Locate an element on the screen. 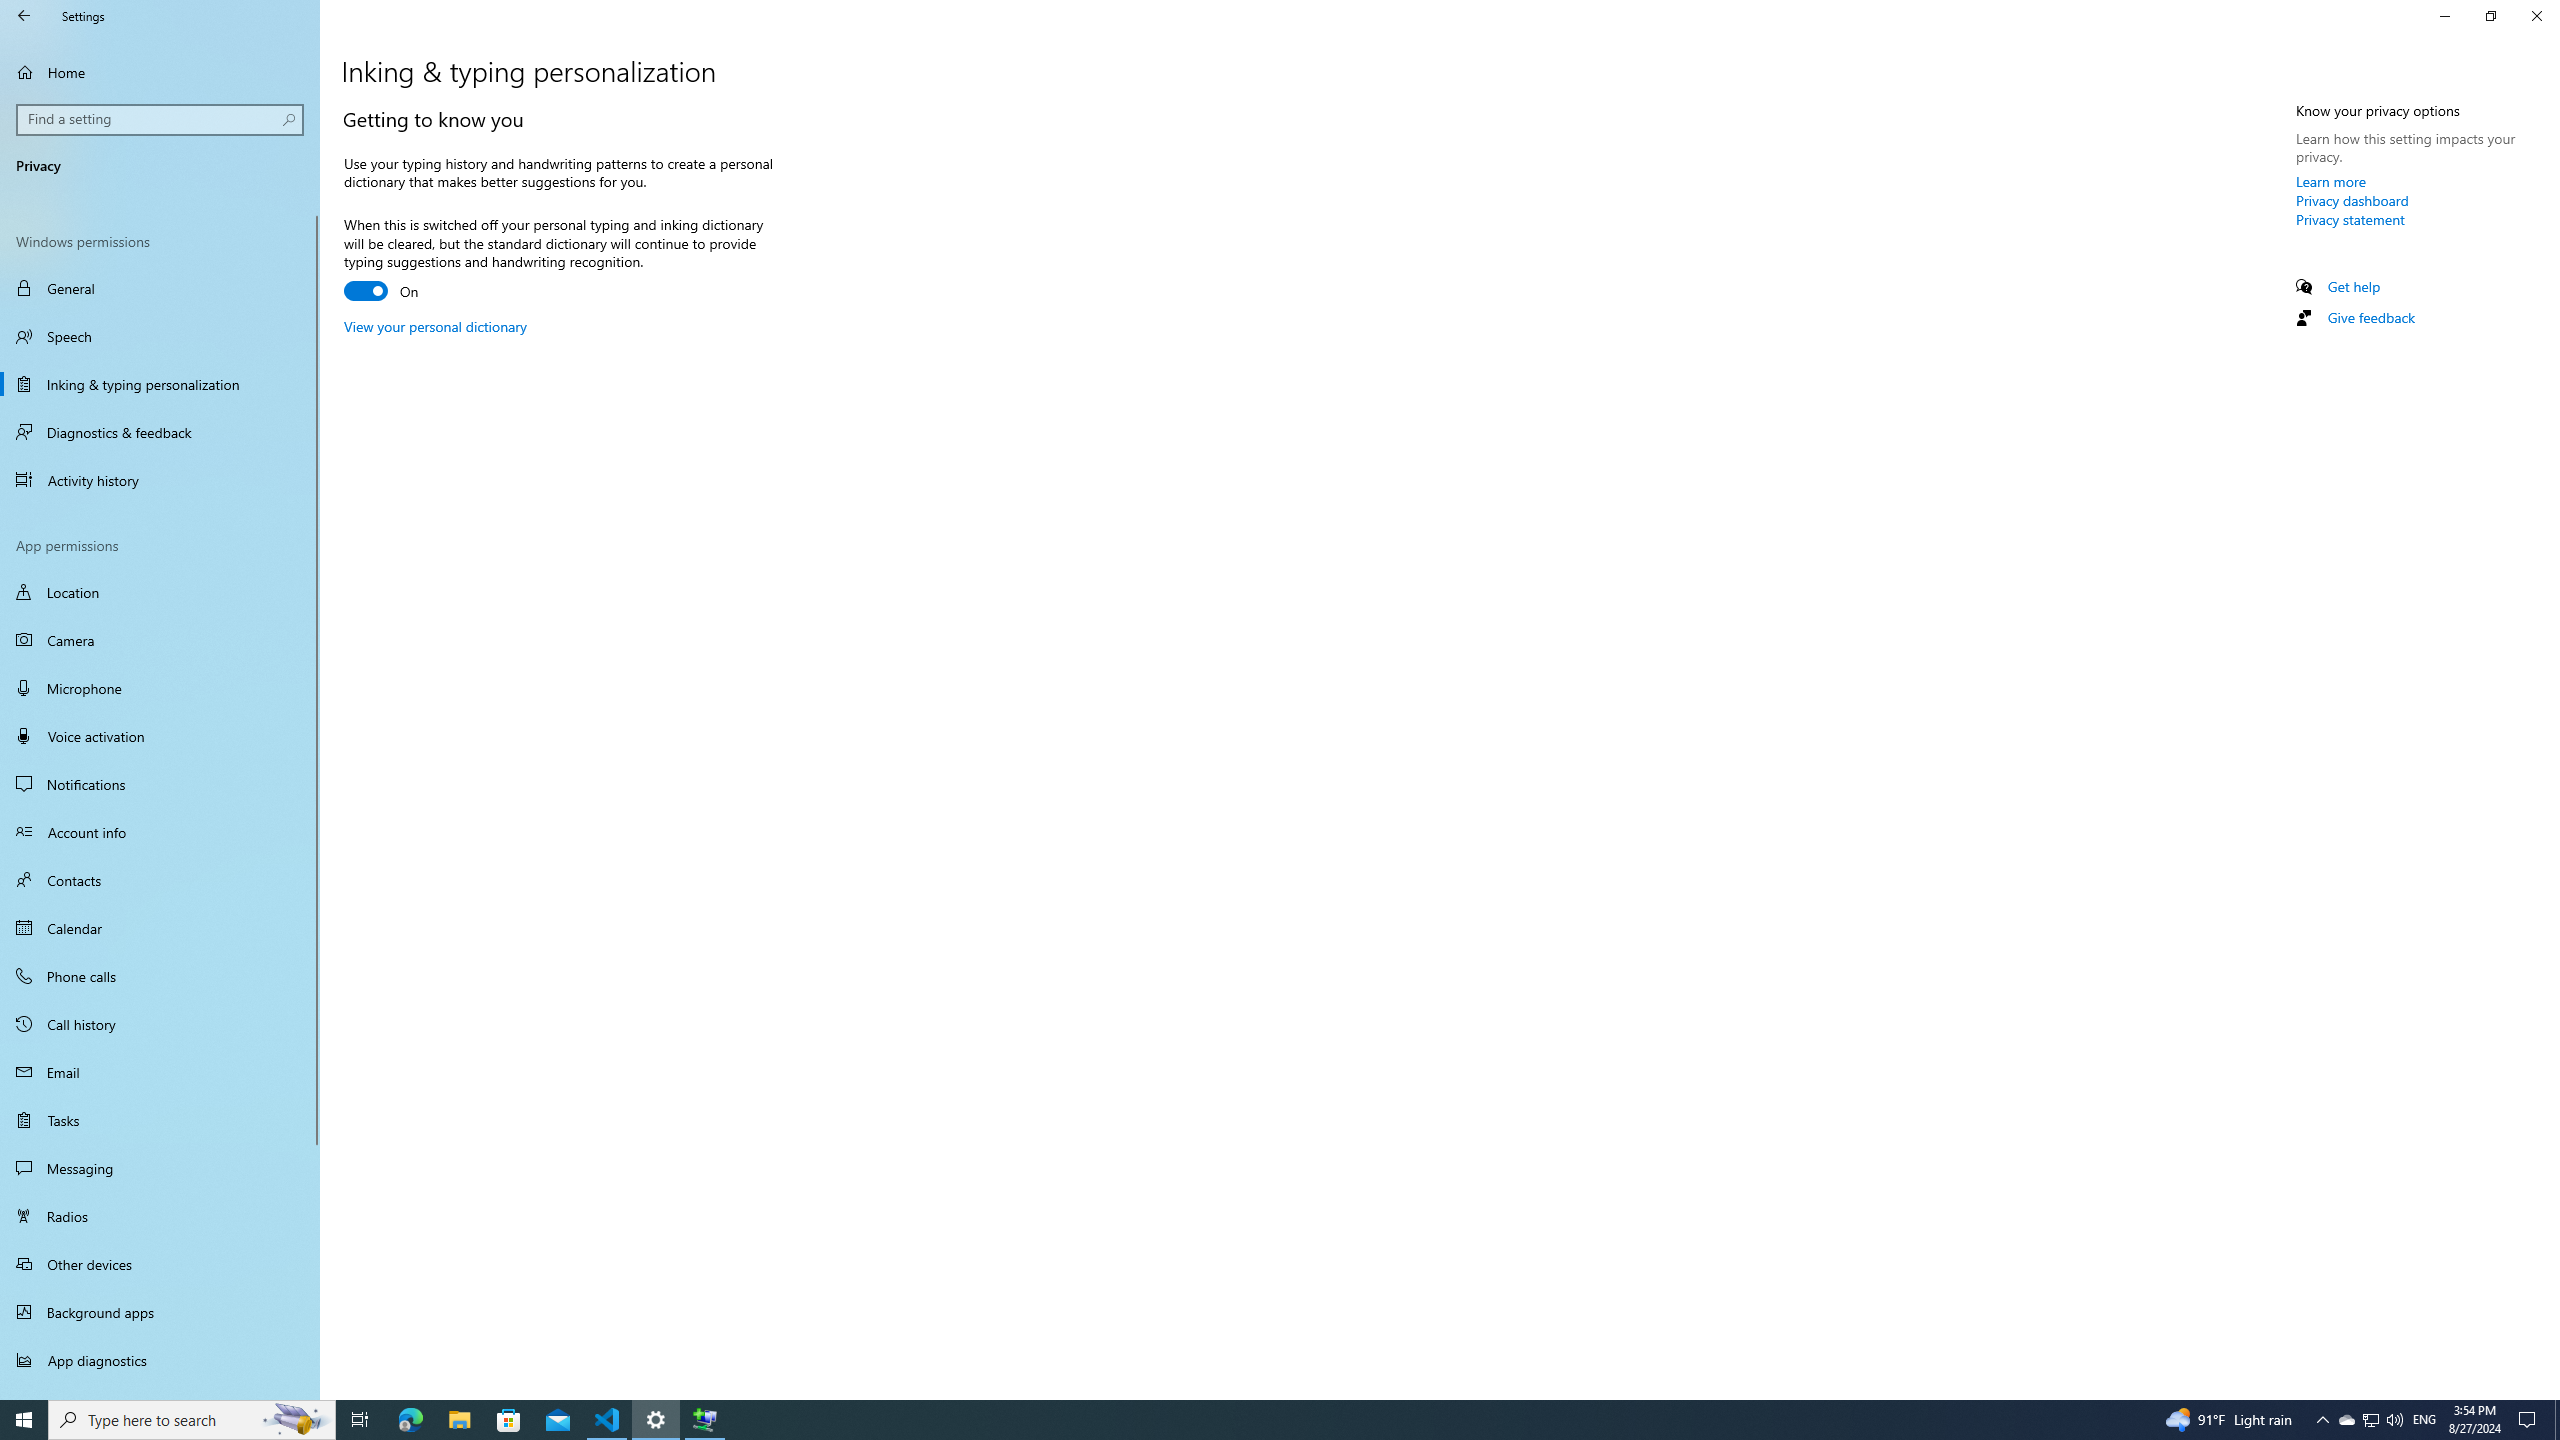  'Voice activation' is located at coordinates (159, 735).